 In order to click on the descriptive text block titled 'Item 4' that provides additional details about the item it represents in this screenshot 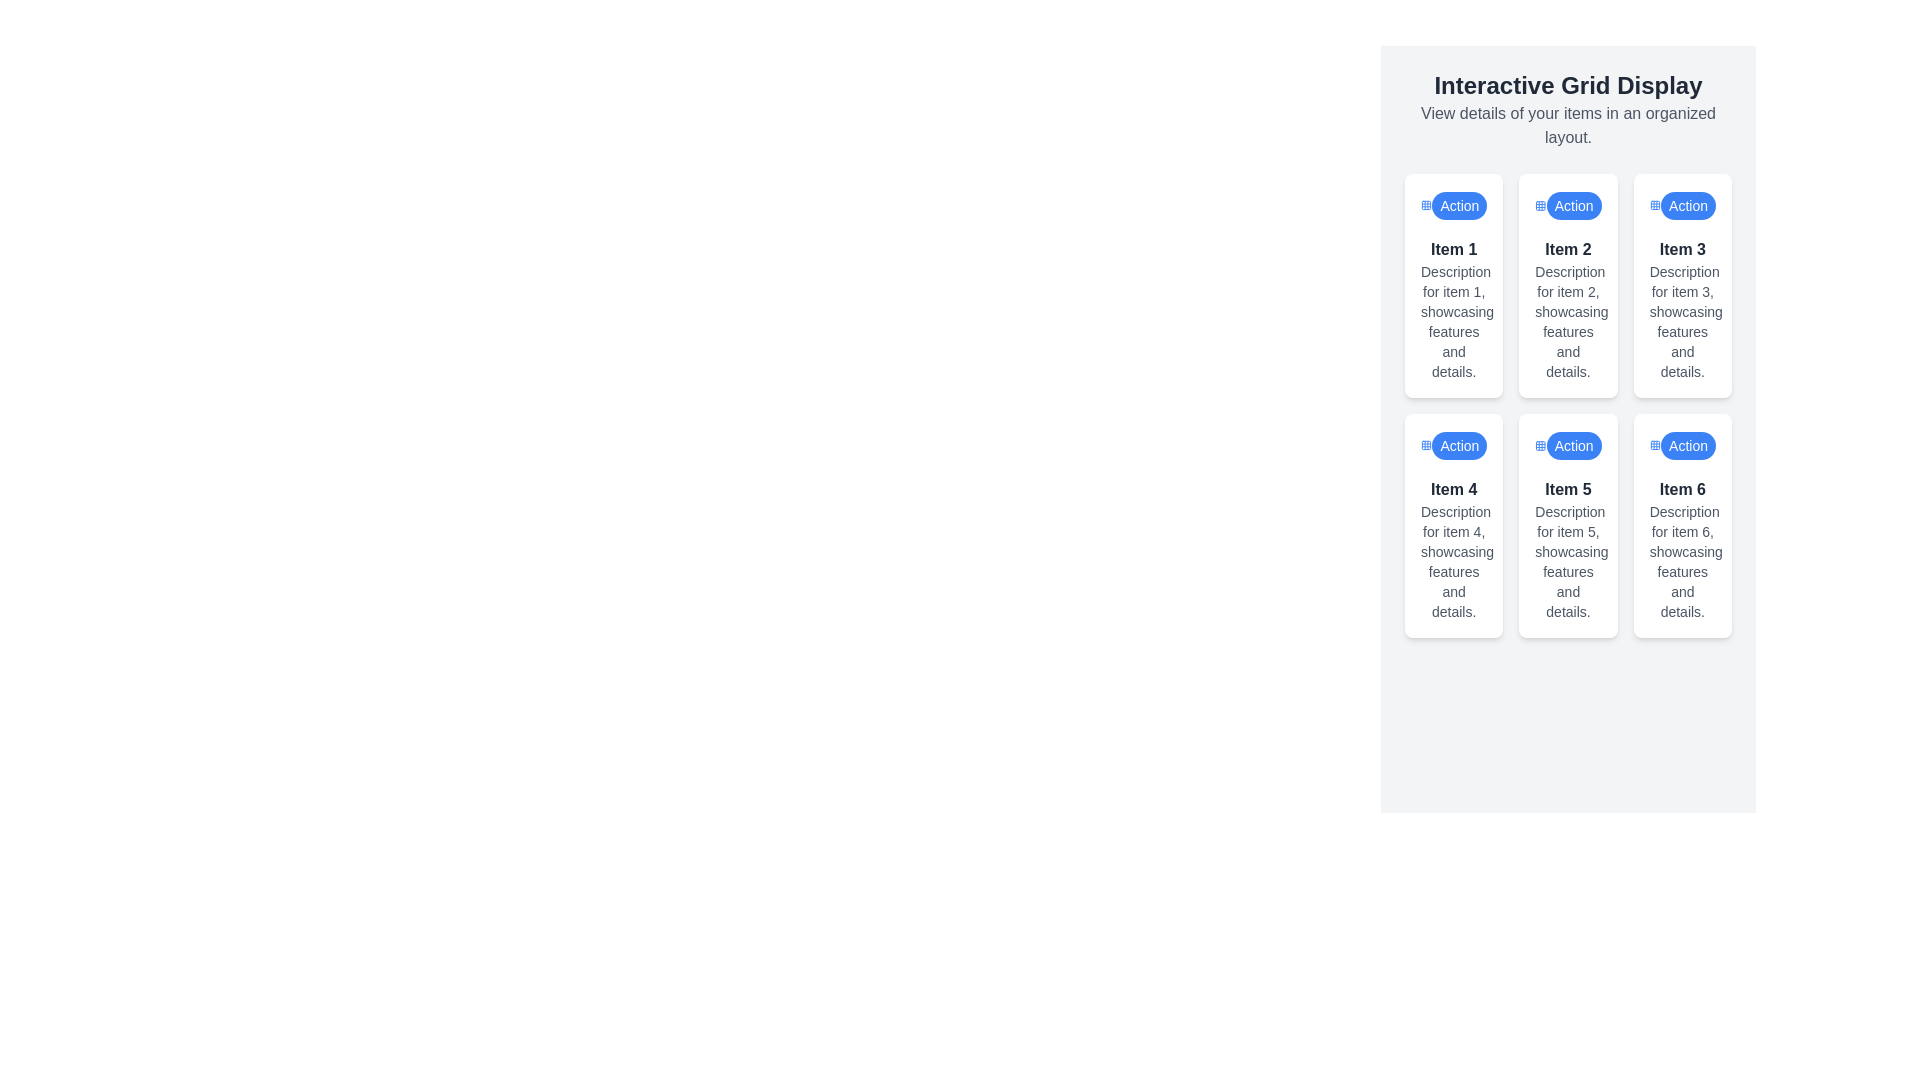, I will do `click(1454, 550)`.